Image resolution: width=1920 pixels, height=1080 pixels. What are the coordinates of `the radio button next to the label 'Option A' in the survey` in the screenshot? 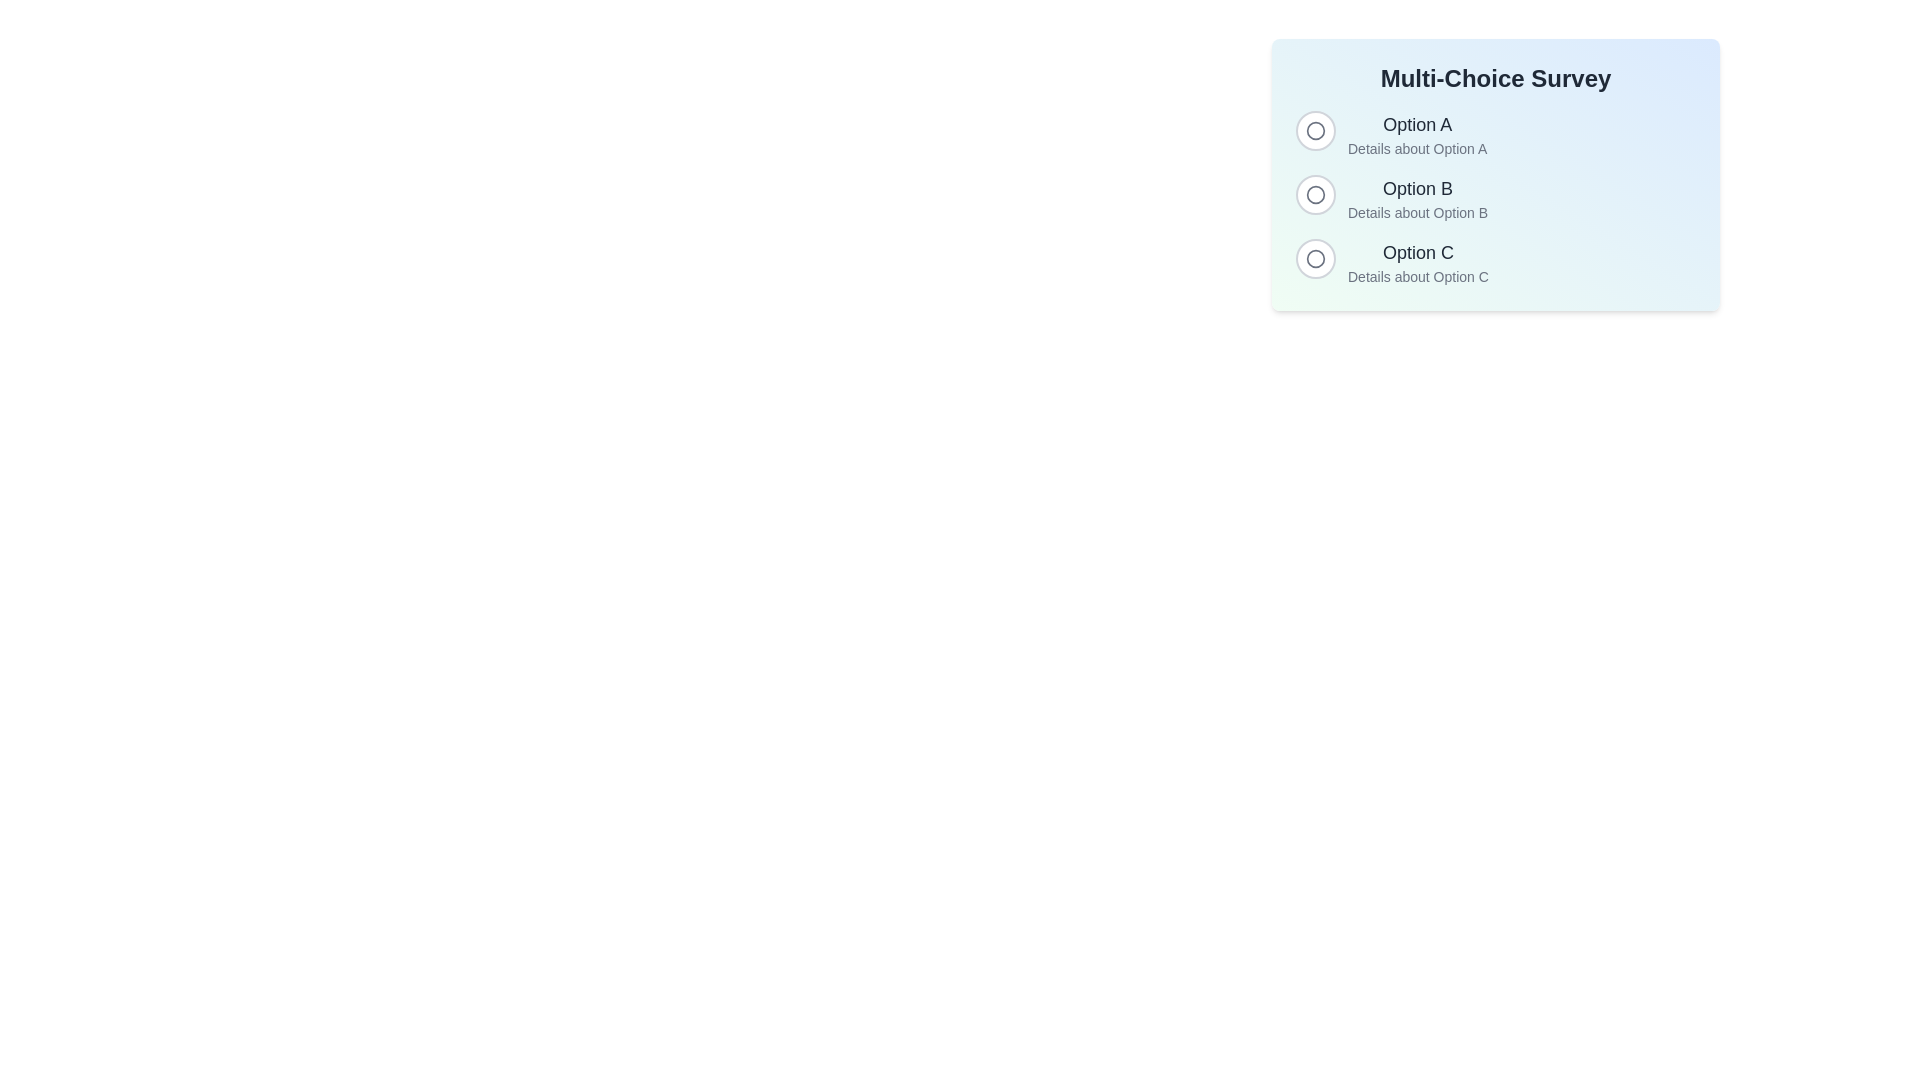 It's located at (1315, 130).